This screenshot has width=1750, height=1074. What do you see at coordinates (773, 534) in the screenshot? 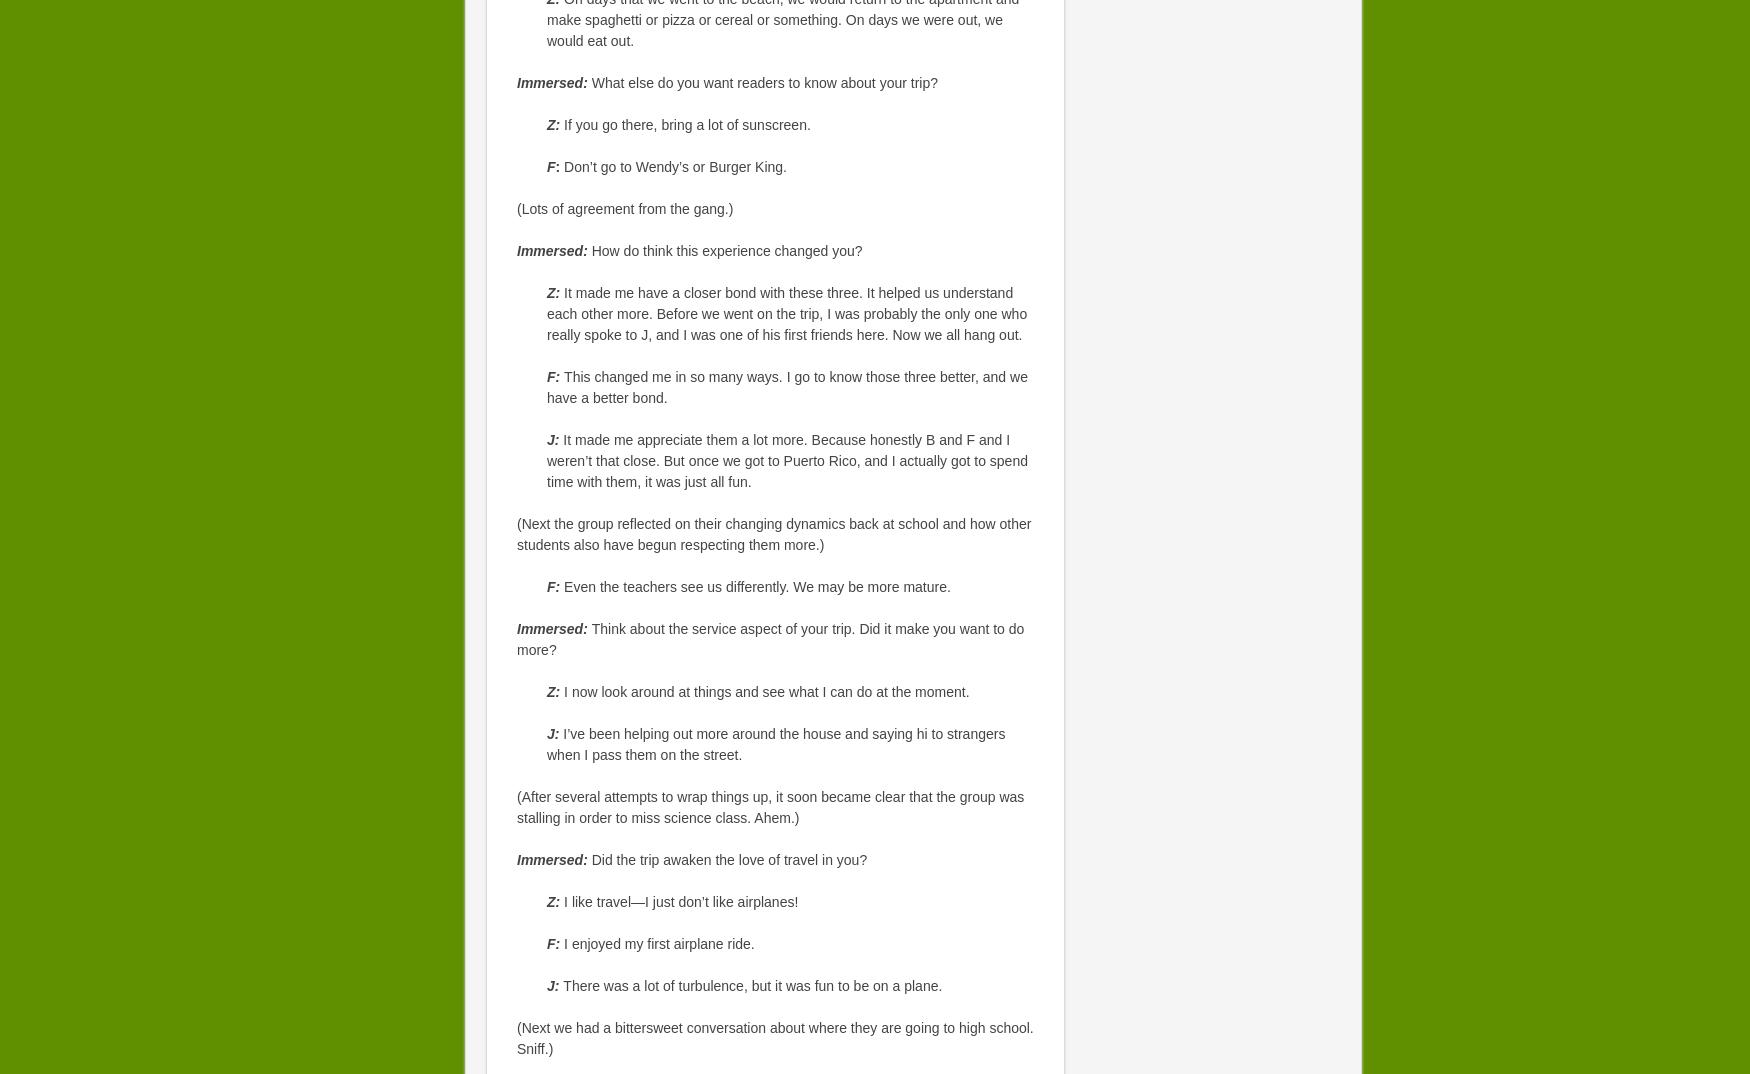
I see `'(Next the group reflected on their changing dynamics back at school and how other students also have begun respecting them more.)'` at bounding box center [773, 534].